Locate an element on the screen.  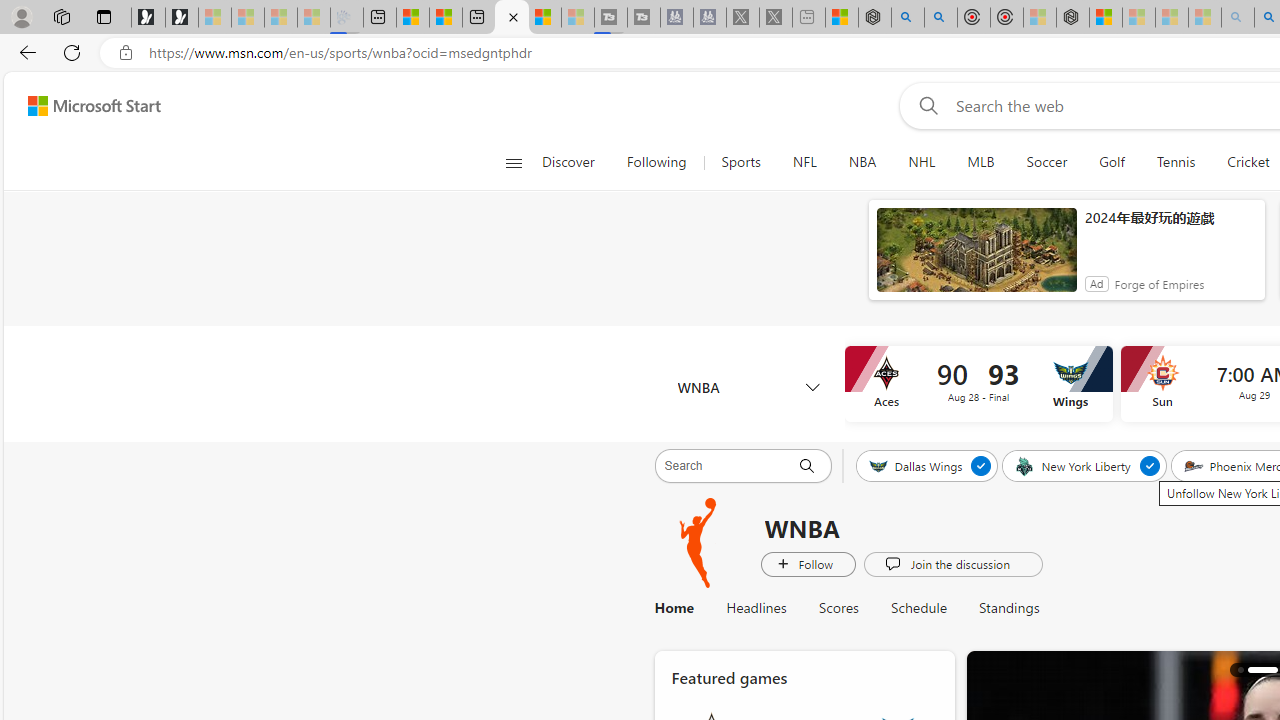
'Nordace - Nordace Siena Is Not An Ordinary Backpack' is located at coordinates (1072, 17).